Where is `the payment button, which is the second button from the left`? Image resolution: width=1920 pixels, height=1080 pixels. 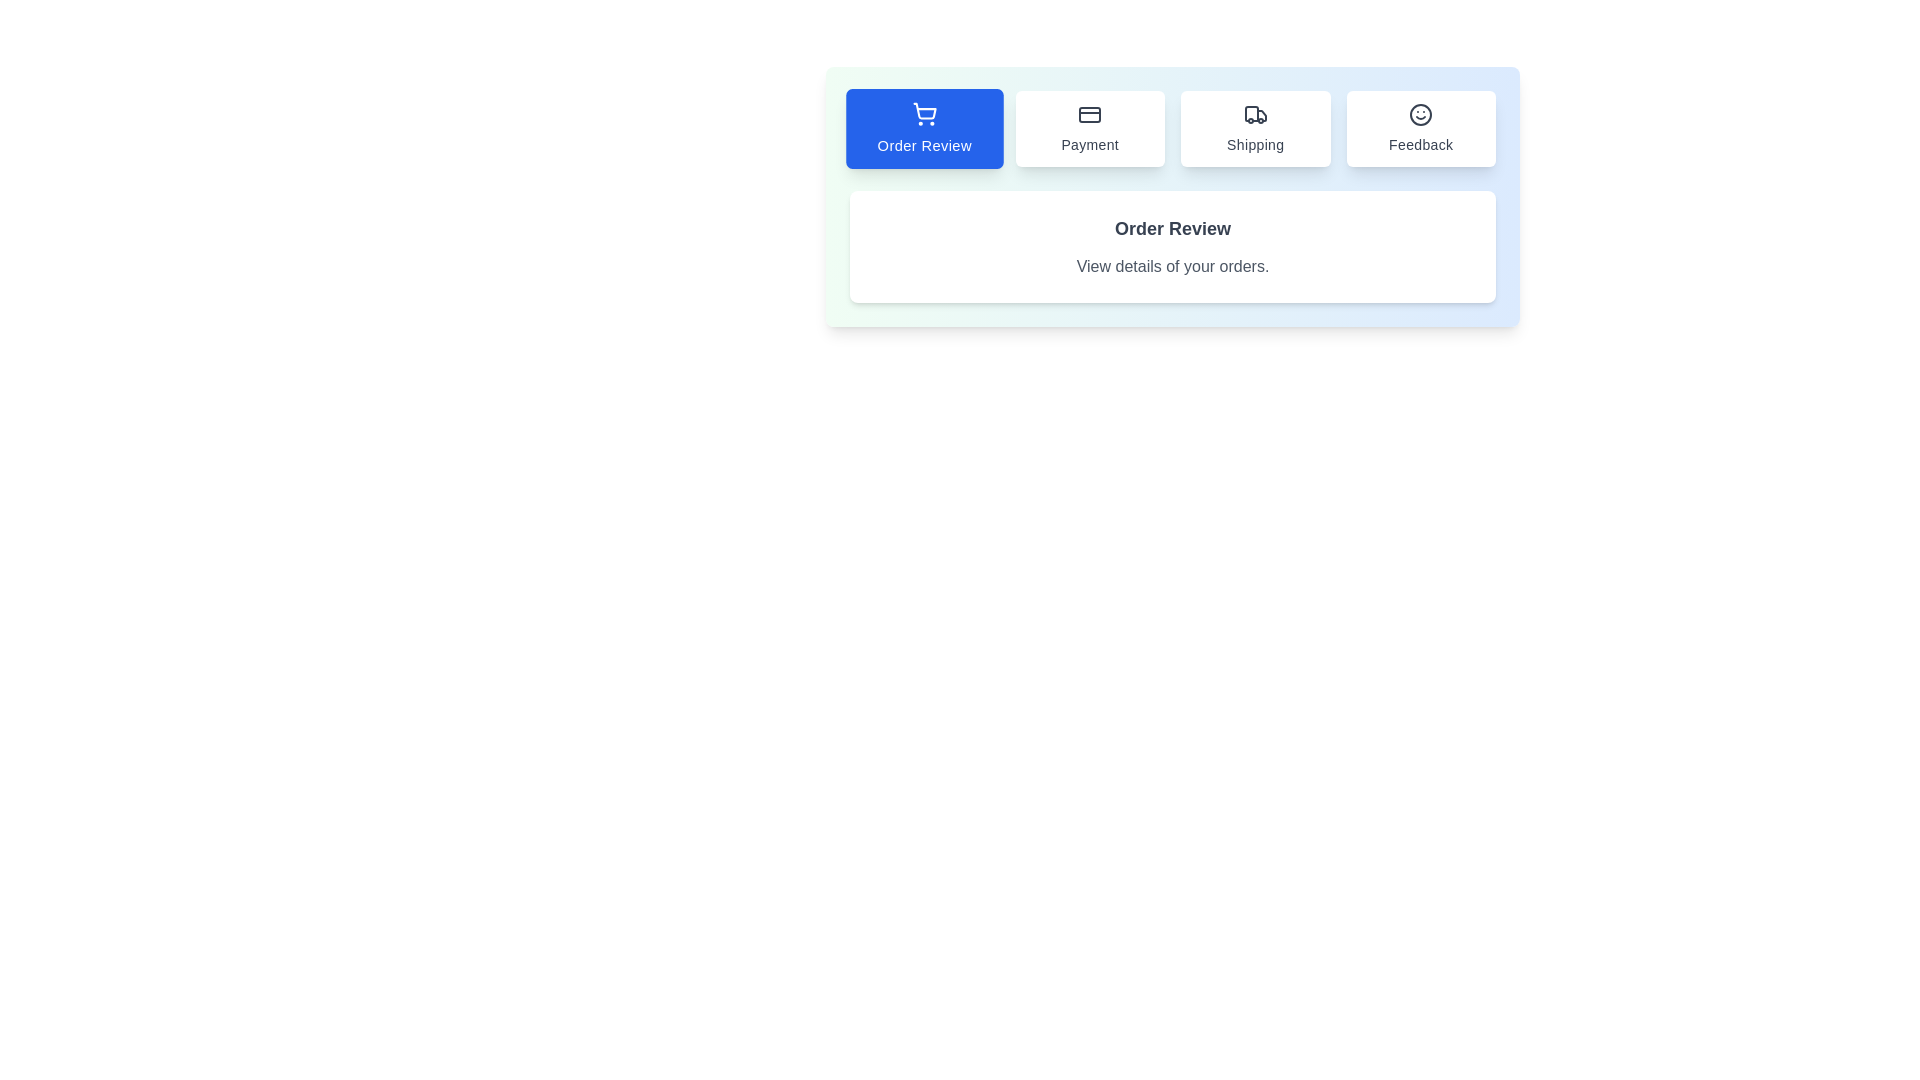
the payment button, which is the second button from the left is located at coordinates (1089, 128).